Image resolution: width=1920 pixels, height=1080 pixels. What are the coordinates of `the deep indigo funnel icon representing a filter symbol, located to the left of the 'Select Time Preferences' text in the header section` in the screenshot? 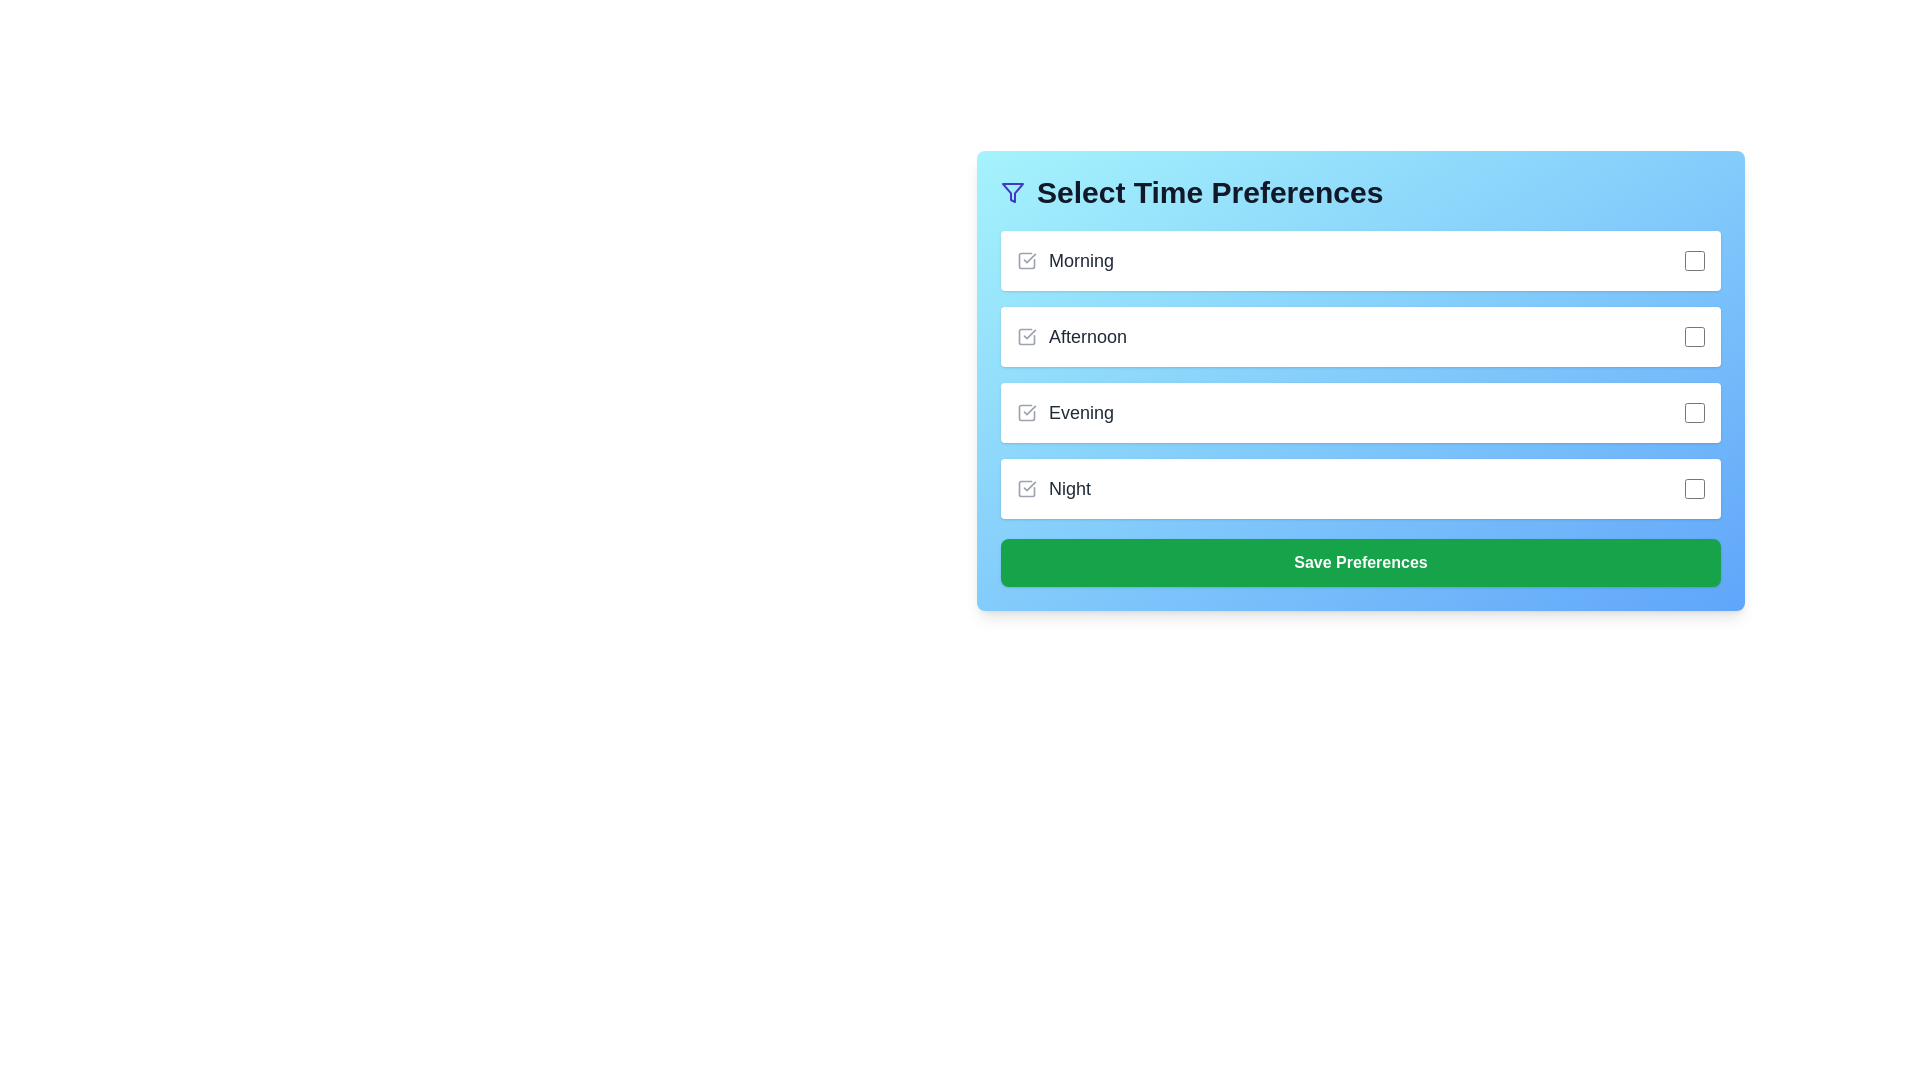 It's located at (1012, 192).